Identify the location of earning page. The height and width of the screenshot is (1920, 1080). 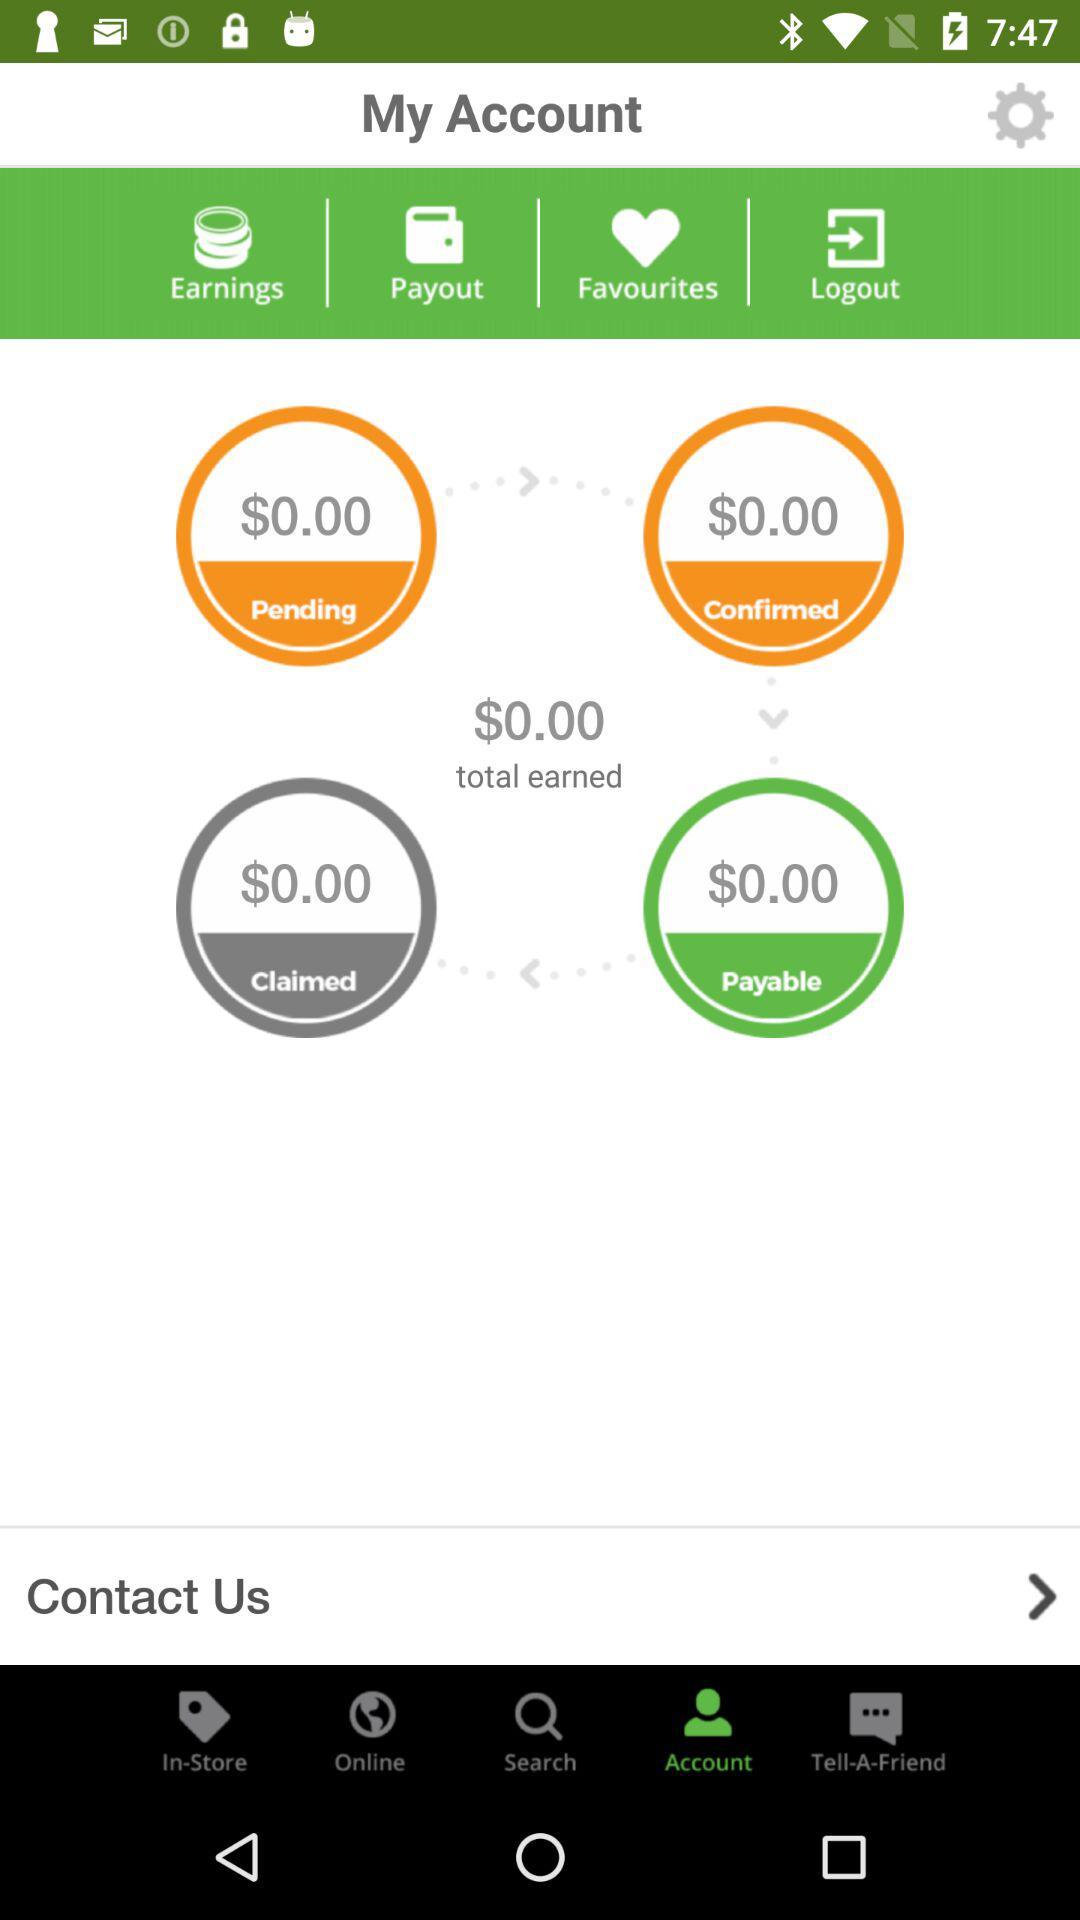
(224, 252).